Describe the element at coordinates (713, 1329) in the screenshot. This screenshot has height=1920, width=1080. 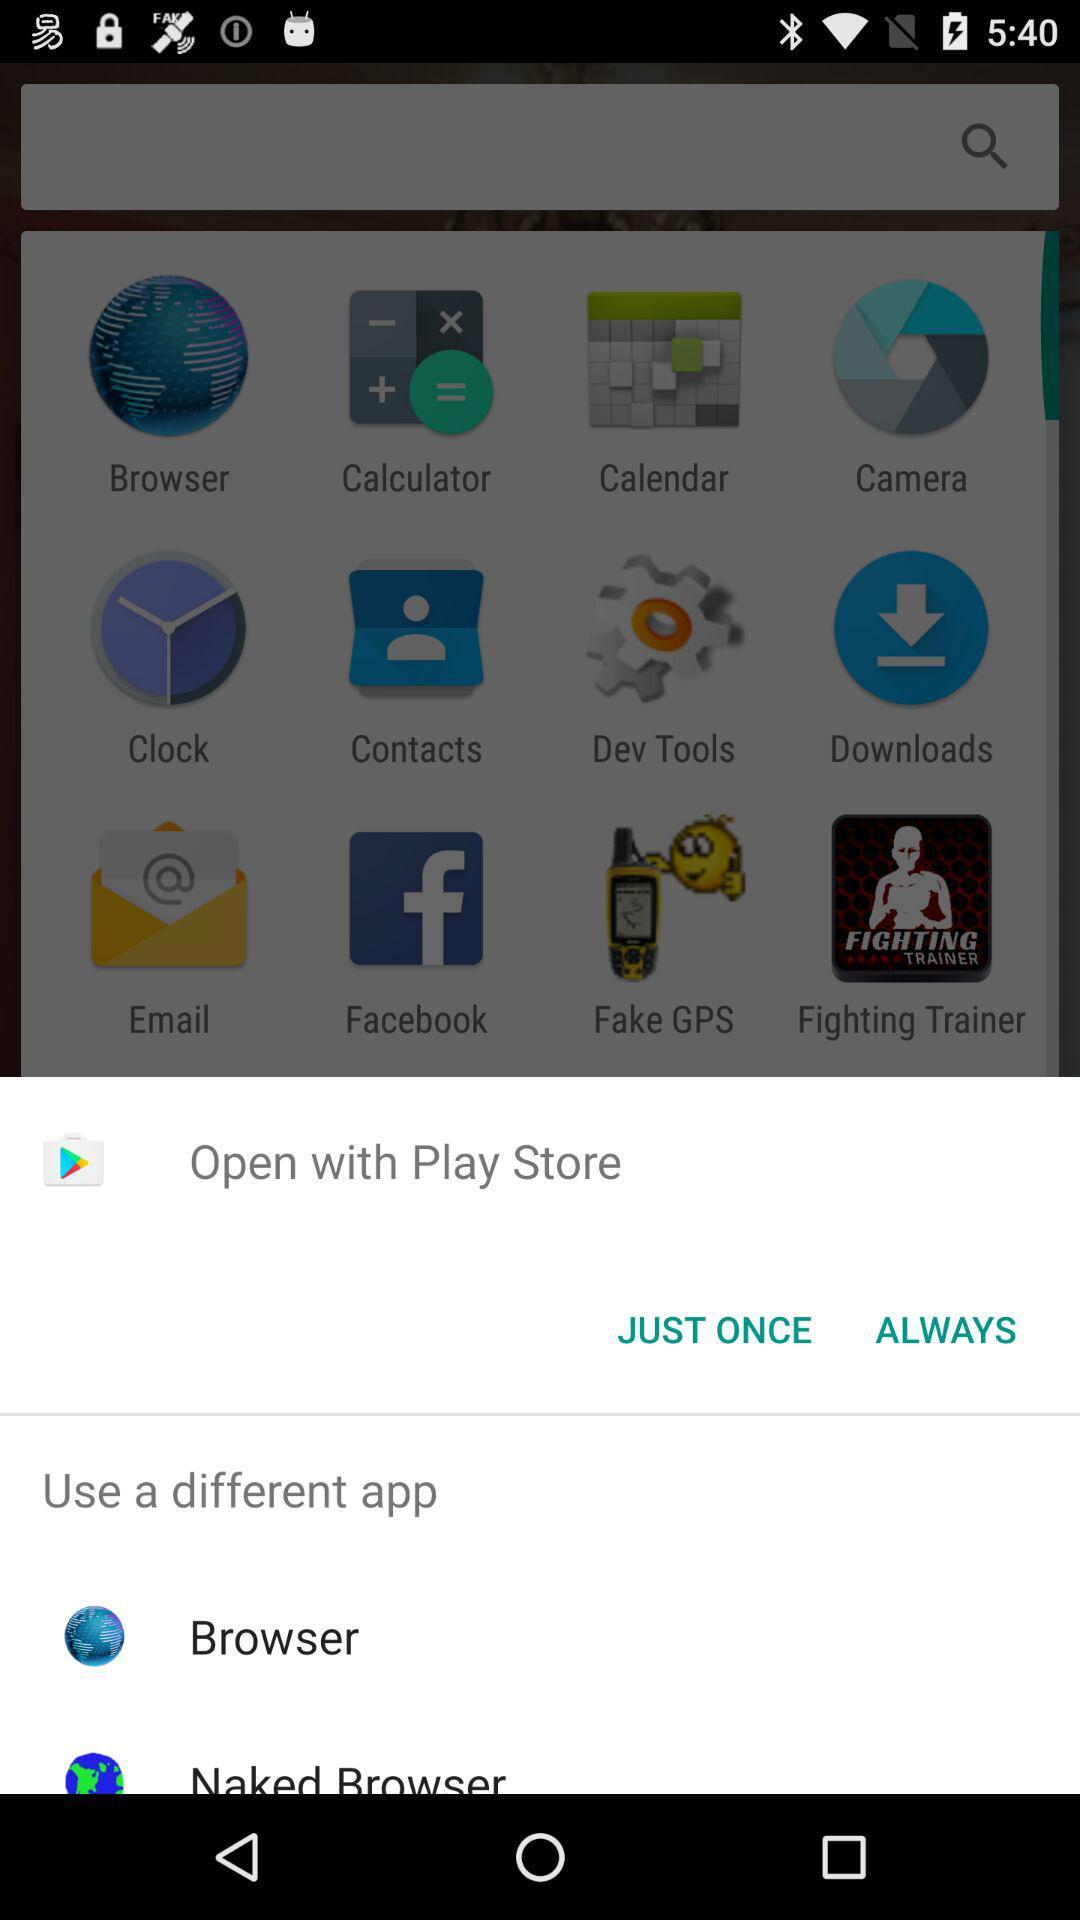
I see `the button next to always` at that location.